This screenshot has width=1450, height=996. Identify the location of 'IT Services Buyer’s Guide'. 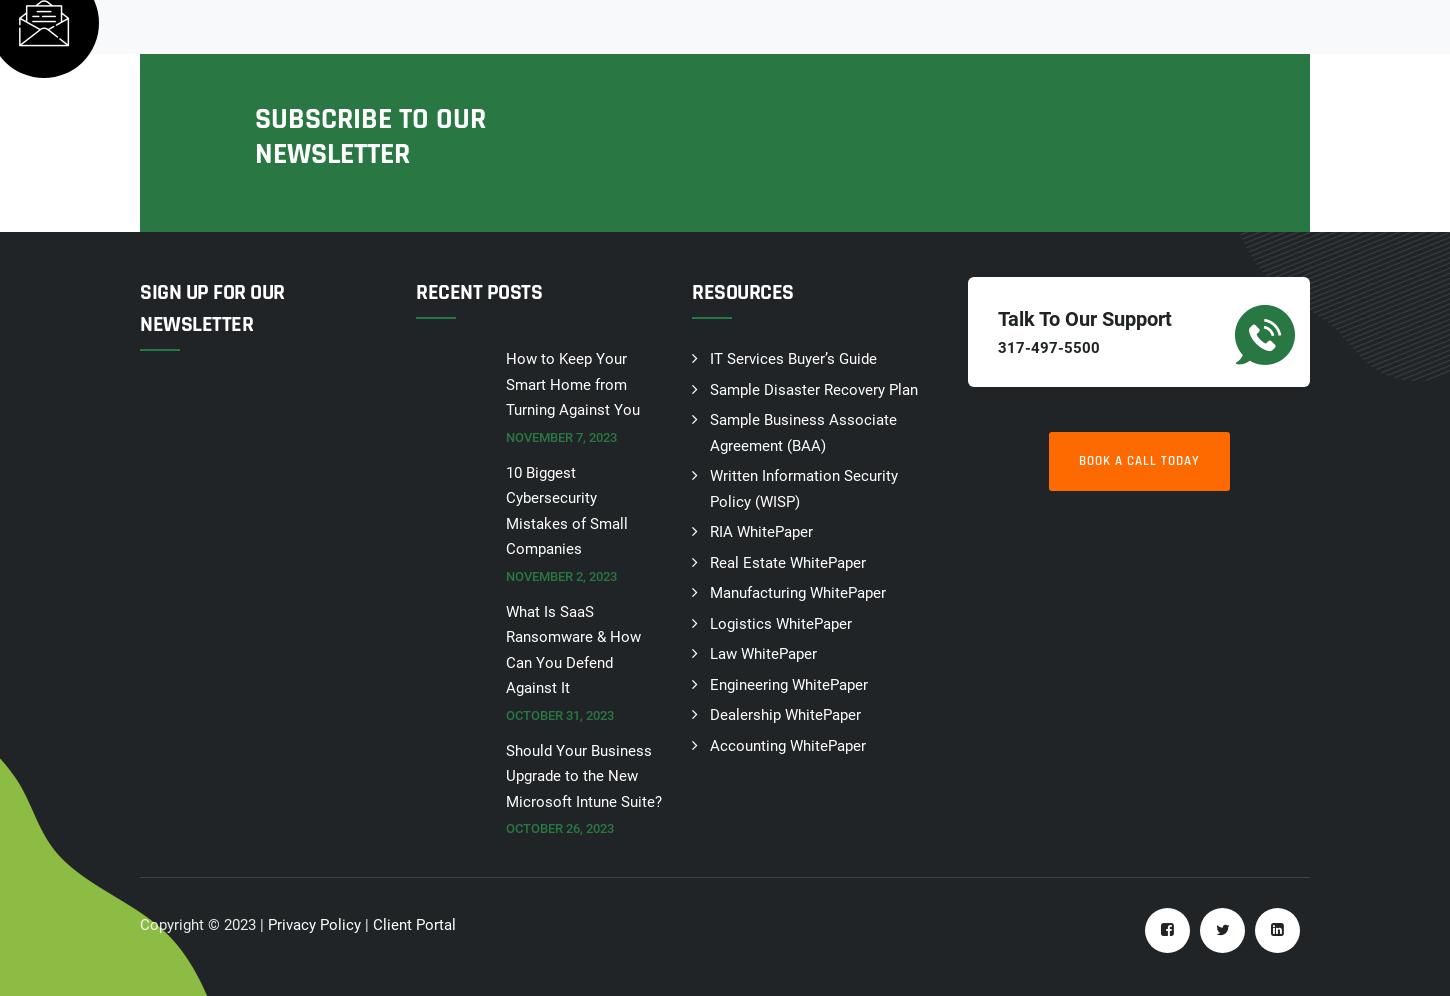
(709, 358).